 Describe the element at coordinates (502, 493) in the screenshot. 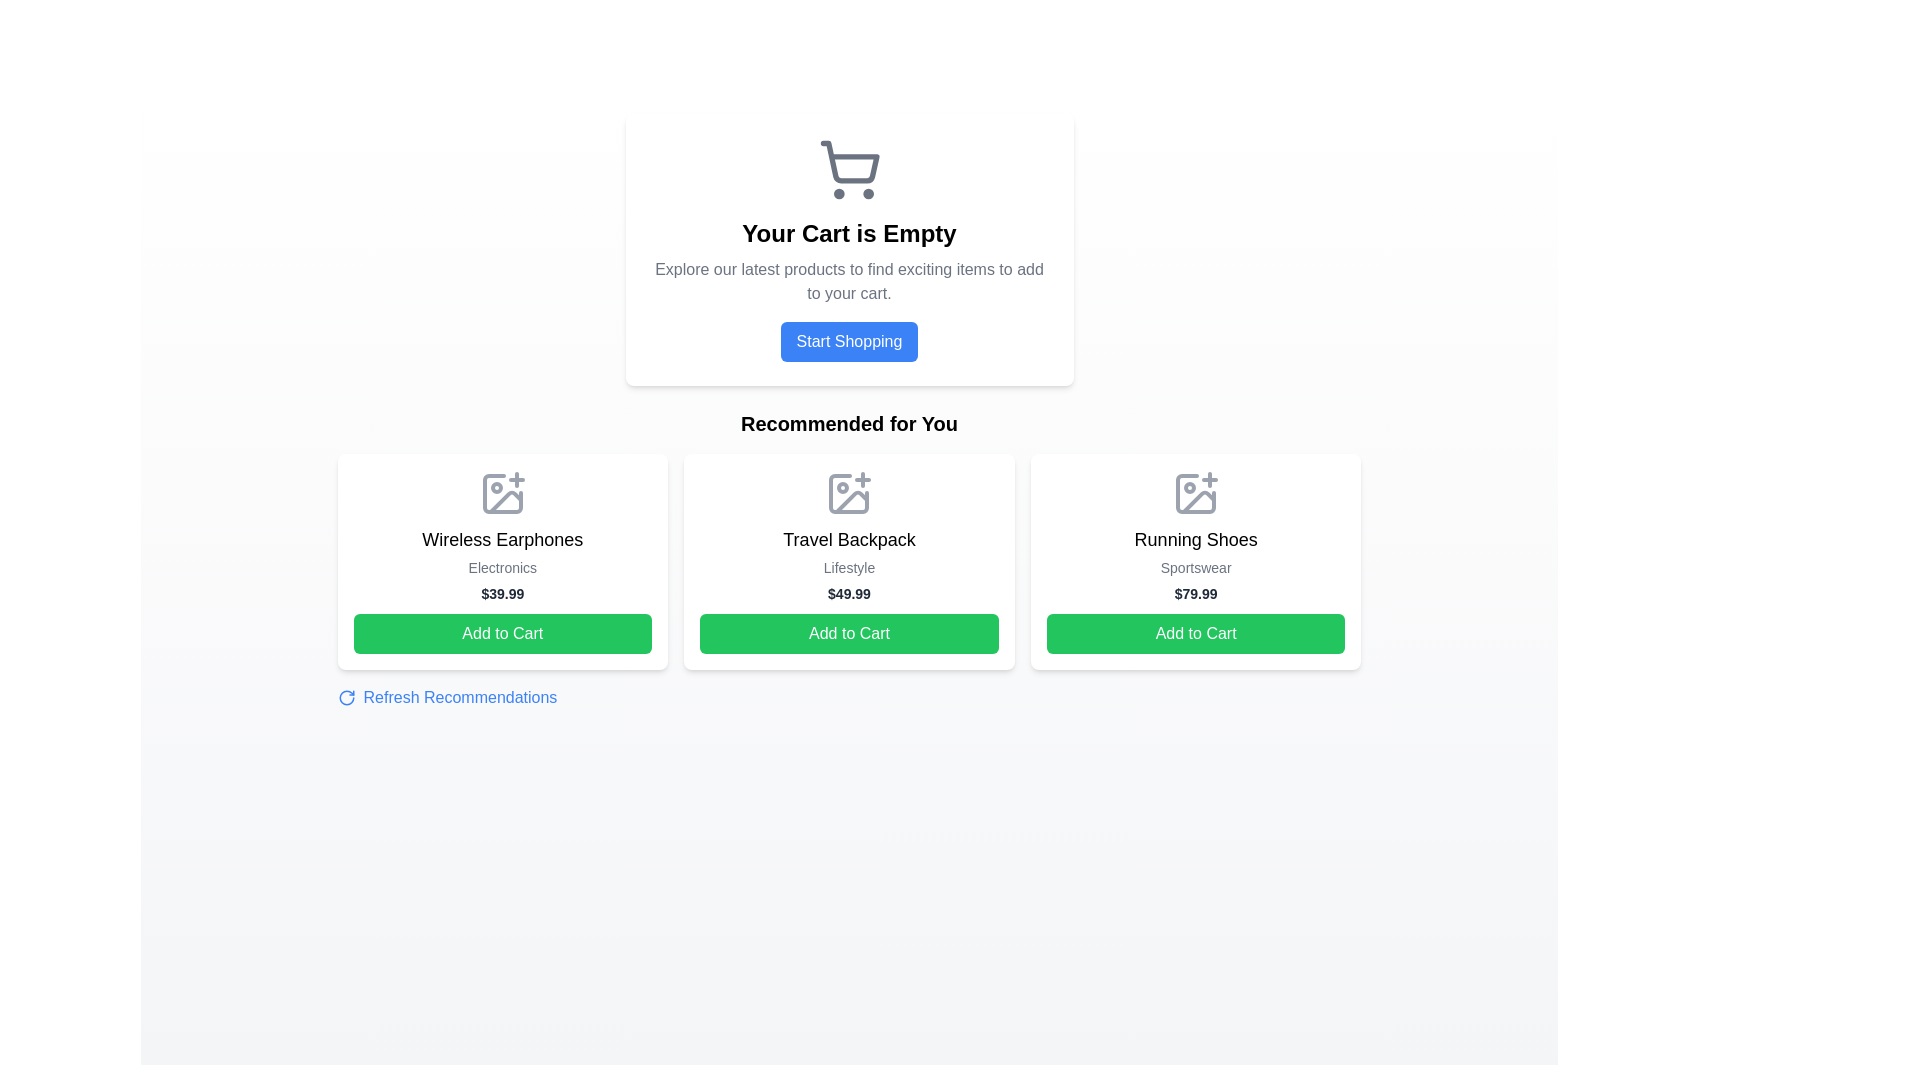

I see `the vector graphic icon representing an image, which is a rectangular frame with rounded corners and a plus sign outline at the top right, located on the 'Wireless Earphones' card under the 'Recommended for You' section` at that location.